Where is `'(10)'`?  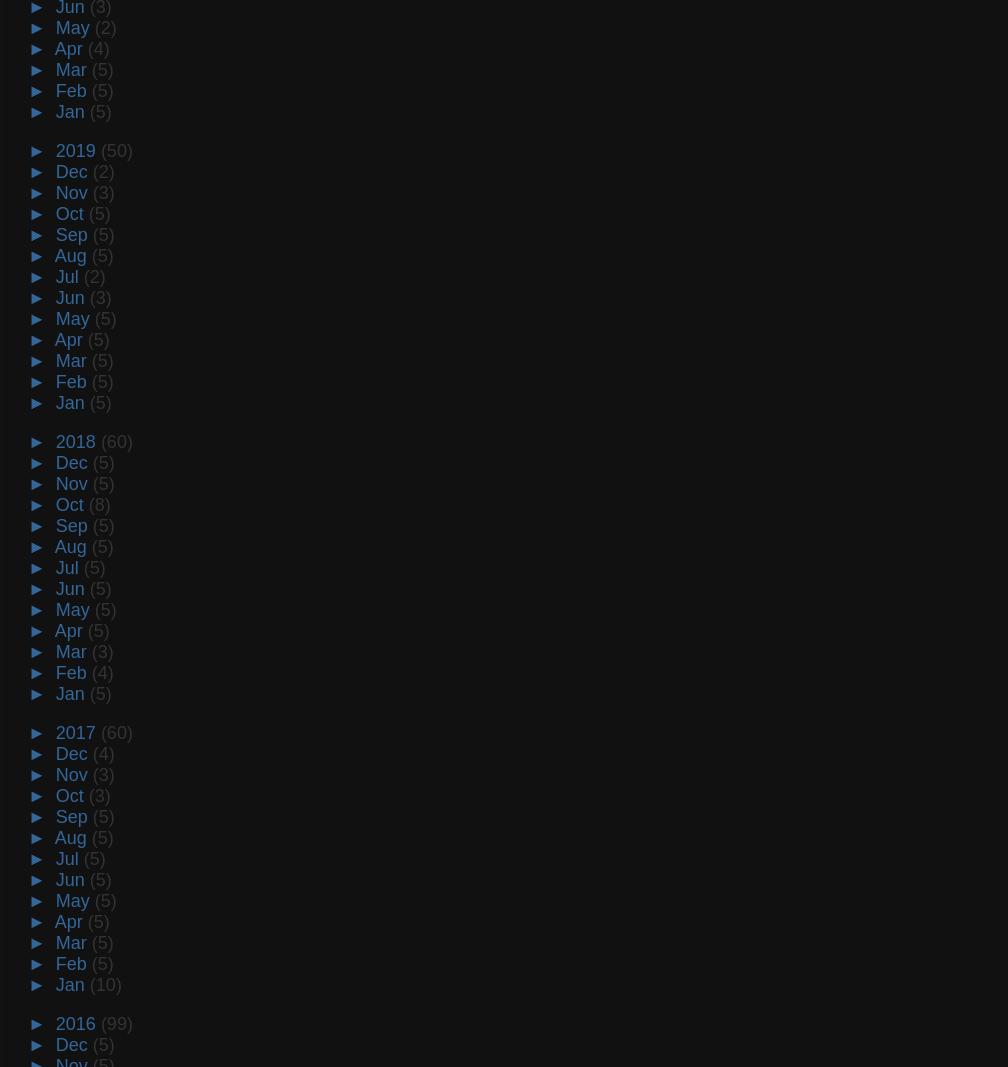 '(10)' is located at coordinates (105, 983).